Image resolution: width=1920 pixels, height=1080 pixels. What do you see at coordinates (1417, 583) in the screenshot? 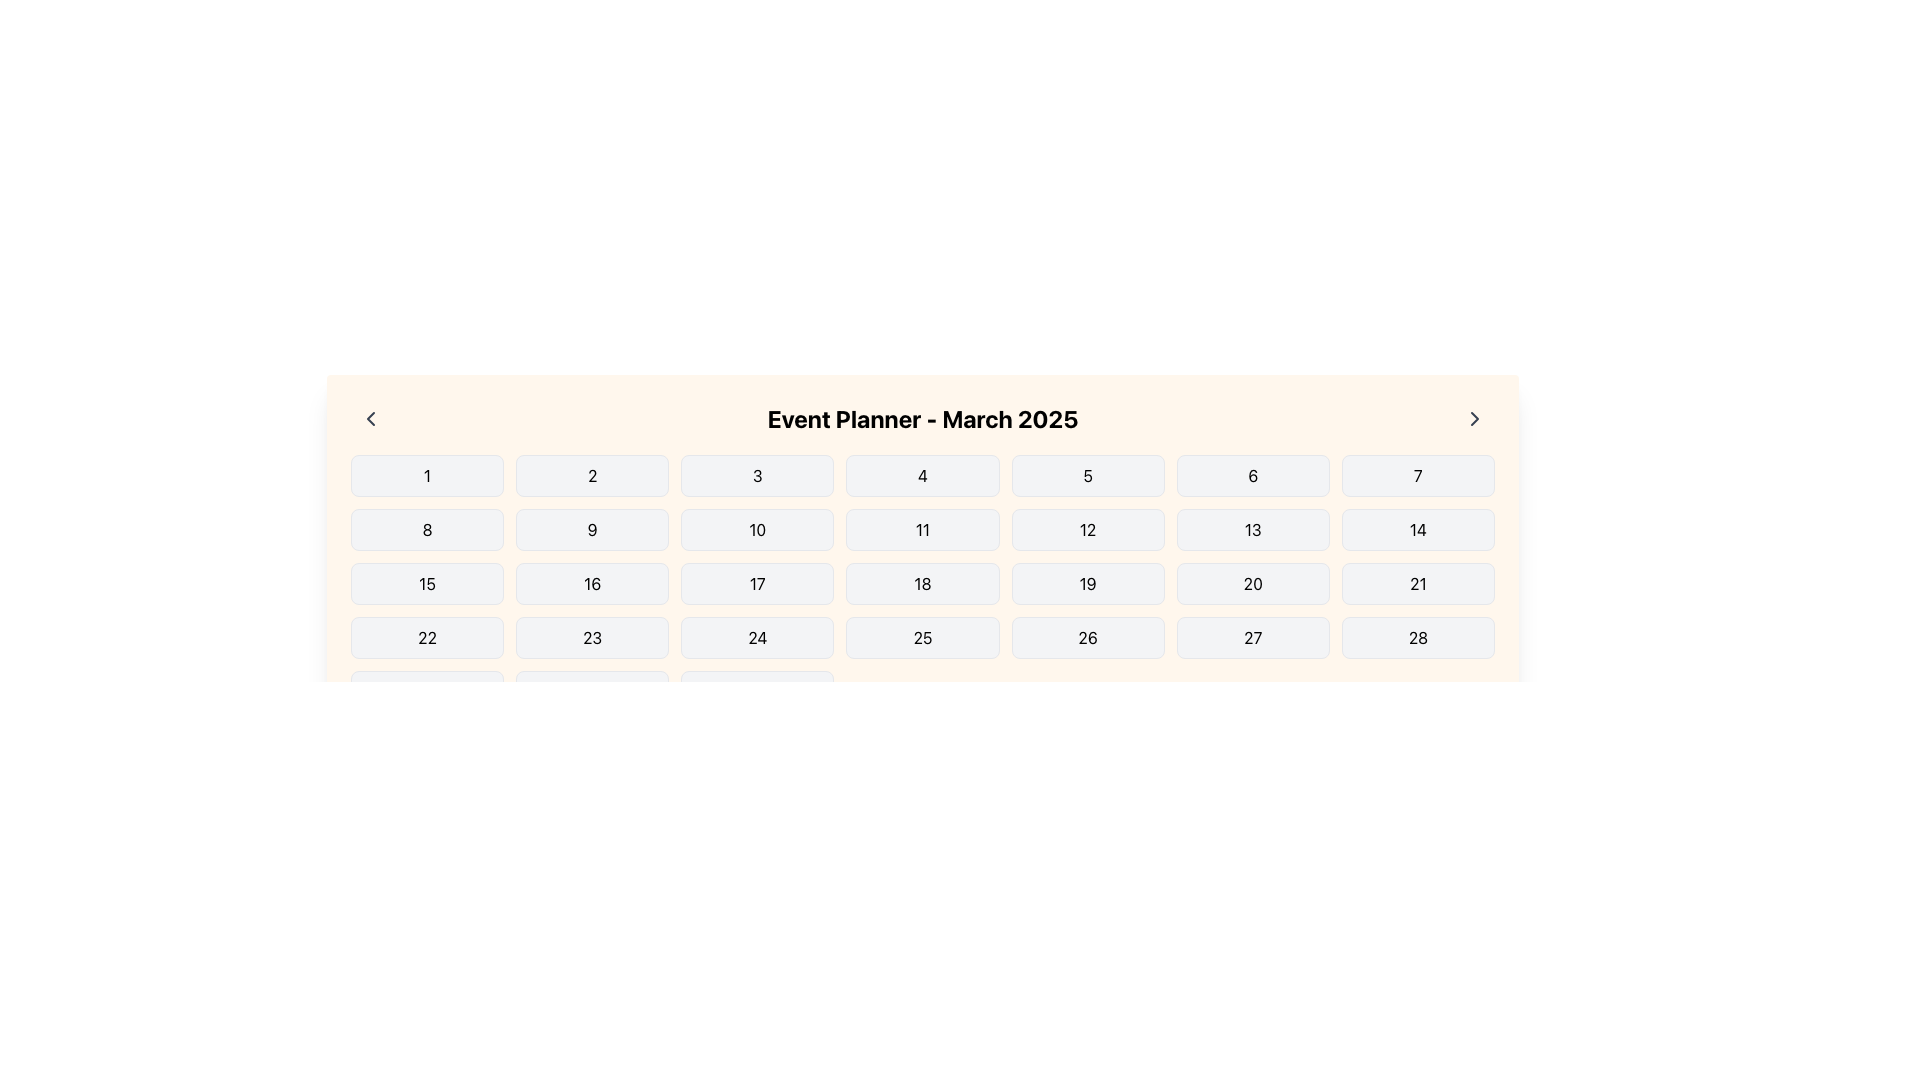
I see `the rectangular button with rounded corners labeled '21'` at bounding box center [1417, 583].